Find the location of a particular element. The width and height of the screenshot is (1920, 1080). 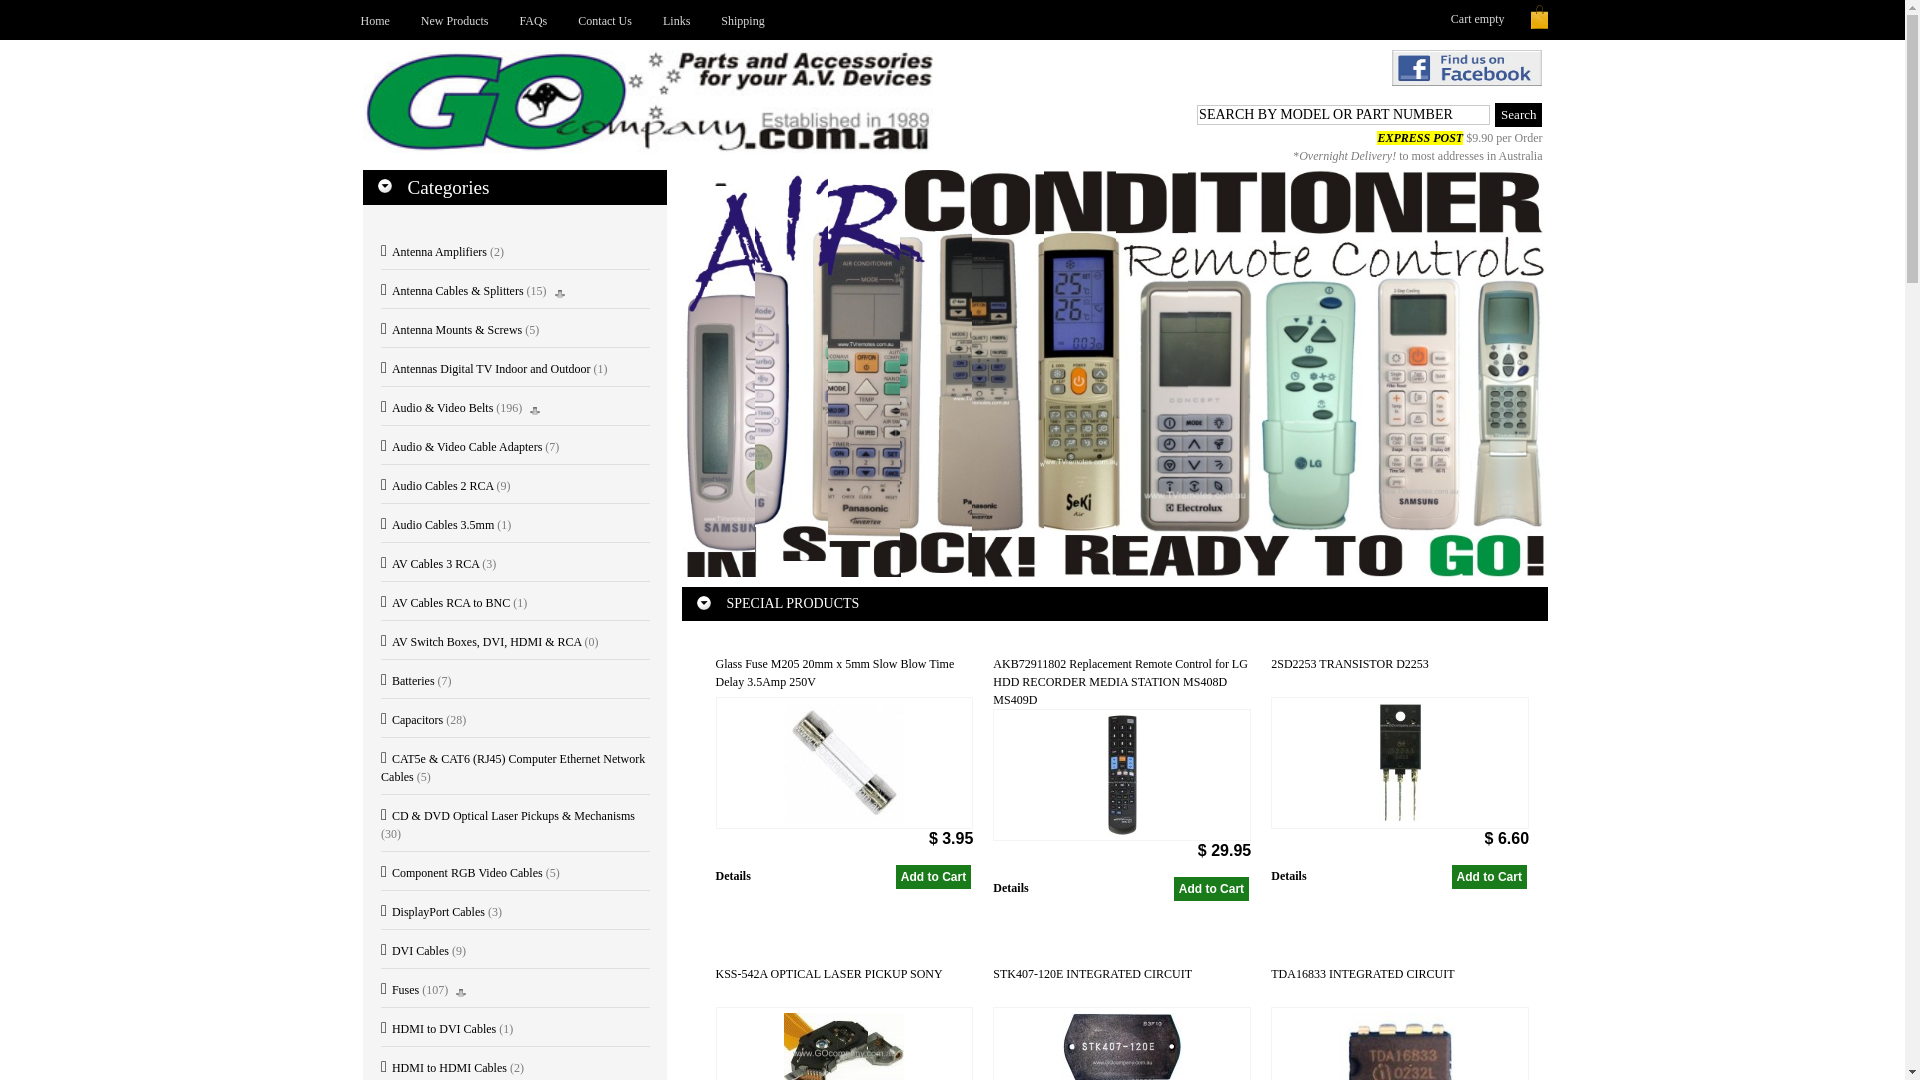

'Antenna Mounts & Screws' is located at coordinates (450, 329).